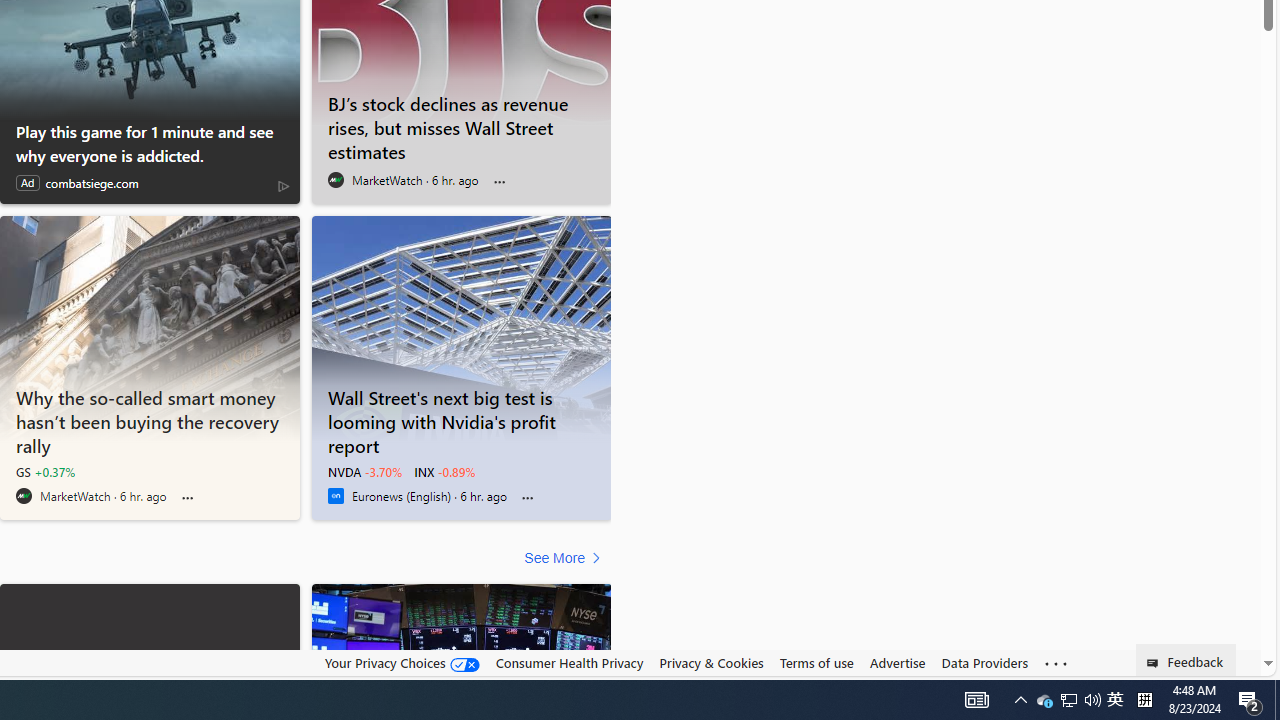 The height and width of the screenshot is (720, 1280). Describe the element at coordinates (282, 185) in the screenshot. I see `'AdChoices'` at that location.